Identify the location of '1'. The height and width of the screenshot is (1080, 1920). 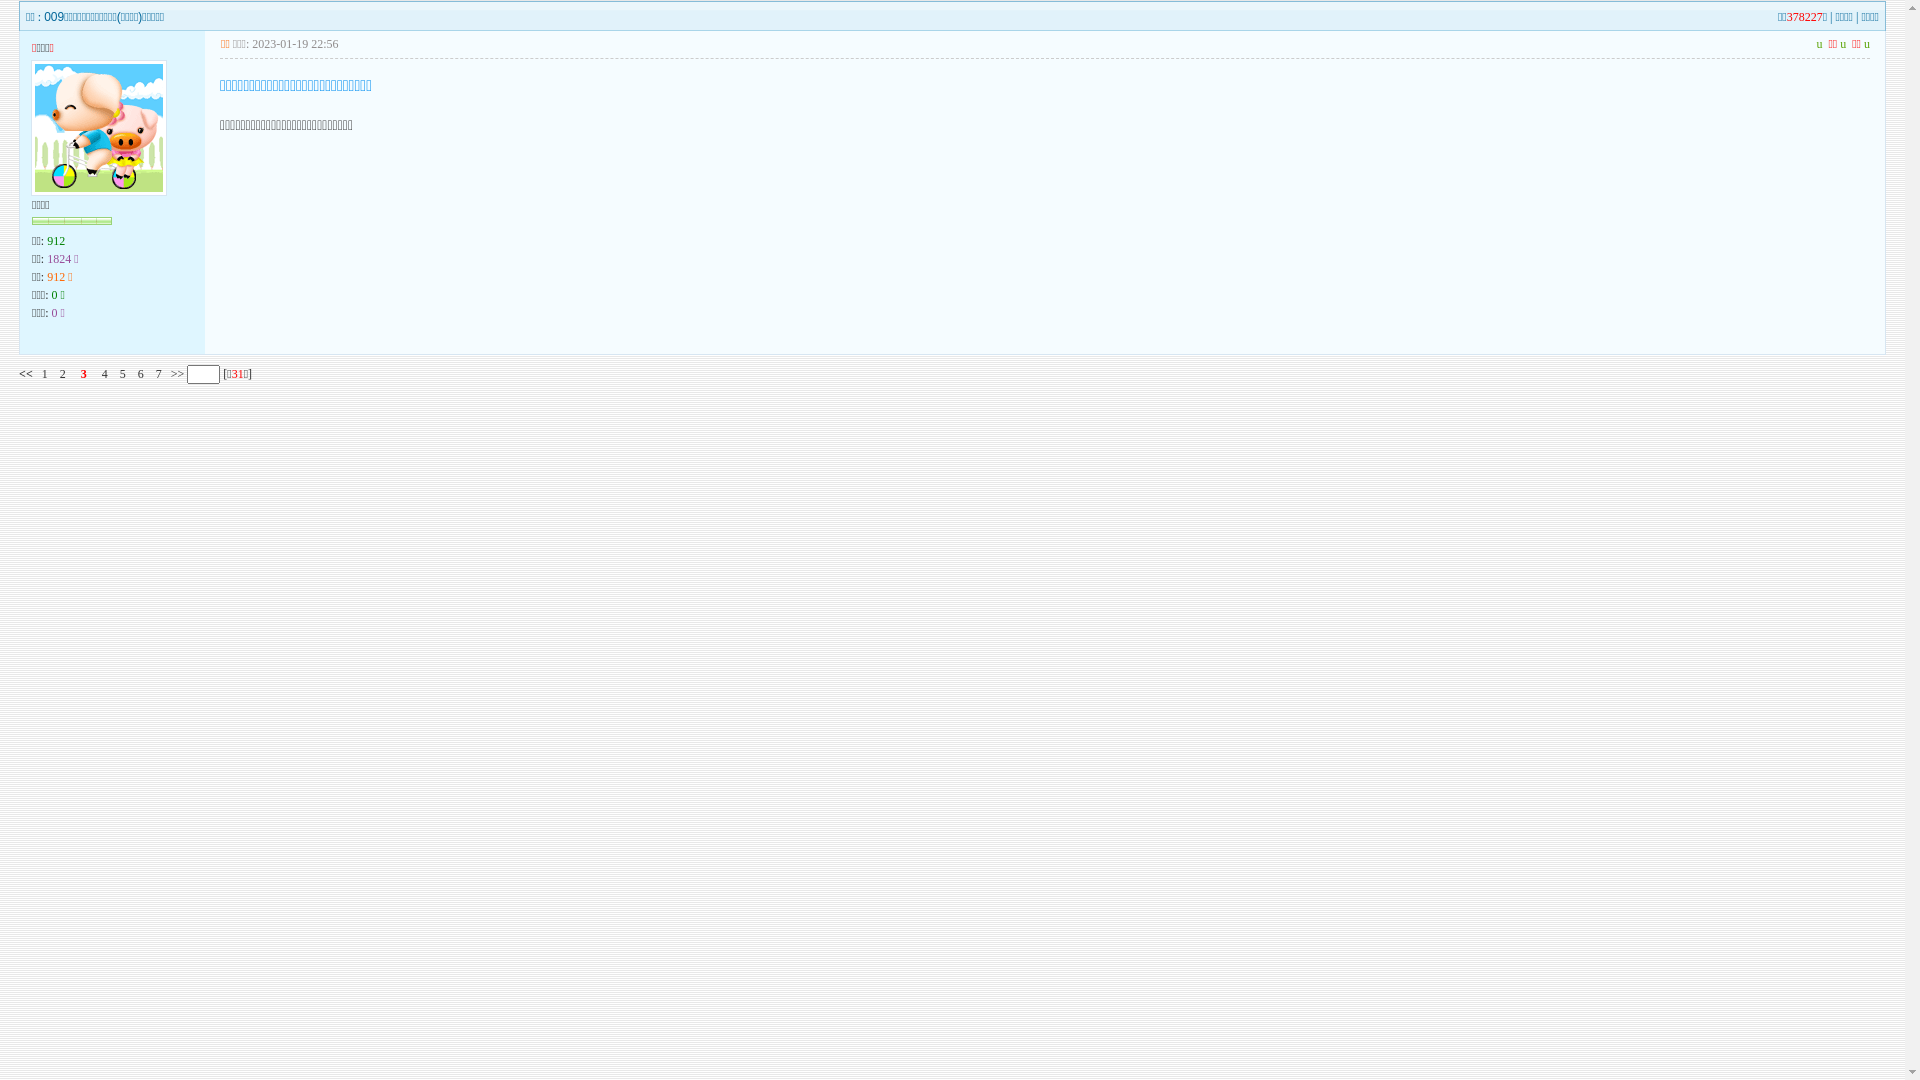
(44, 374).